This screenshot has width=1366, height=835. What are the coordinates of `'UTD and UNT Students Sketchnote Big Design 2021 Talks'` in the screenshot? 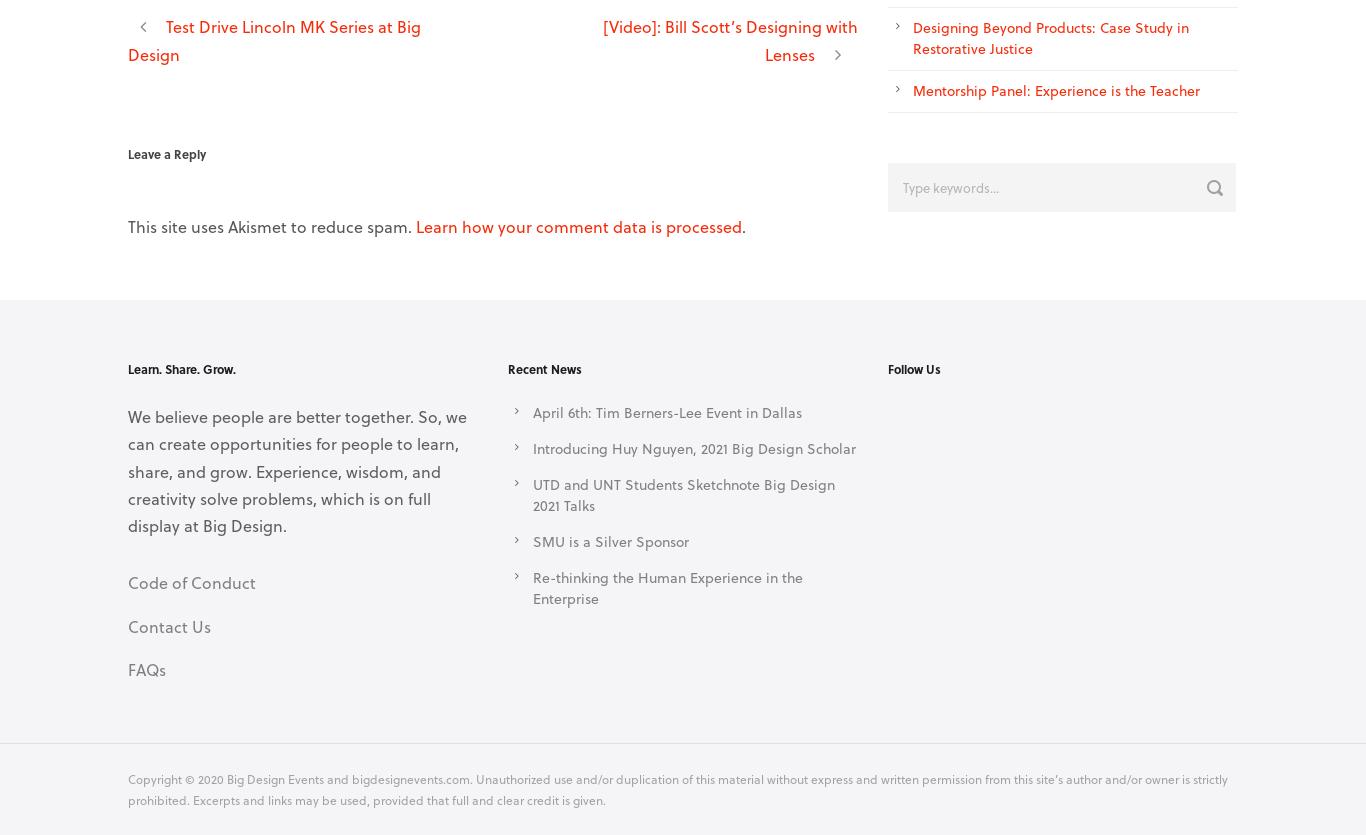 It's located at (532, 493).